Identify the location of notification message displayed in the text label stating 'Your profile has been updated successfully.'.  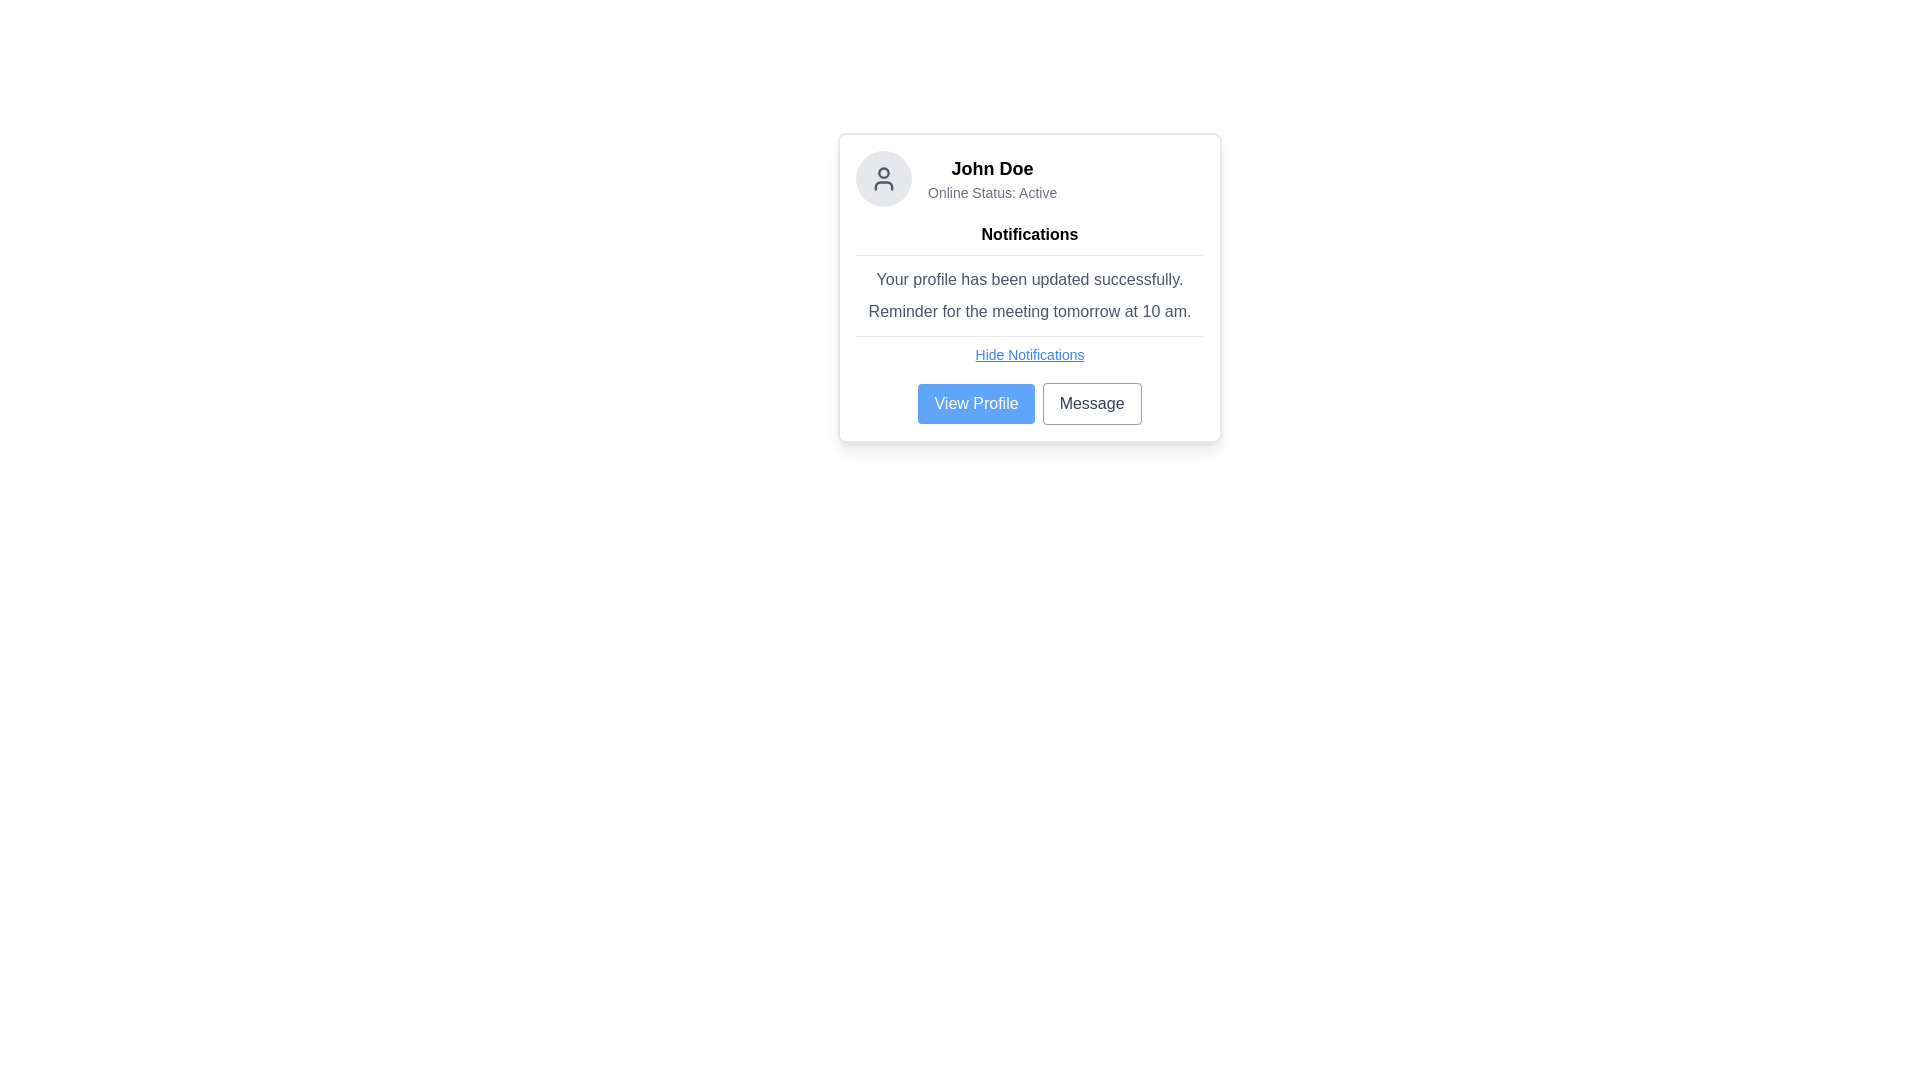
(1030, 280).